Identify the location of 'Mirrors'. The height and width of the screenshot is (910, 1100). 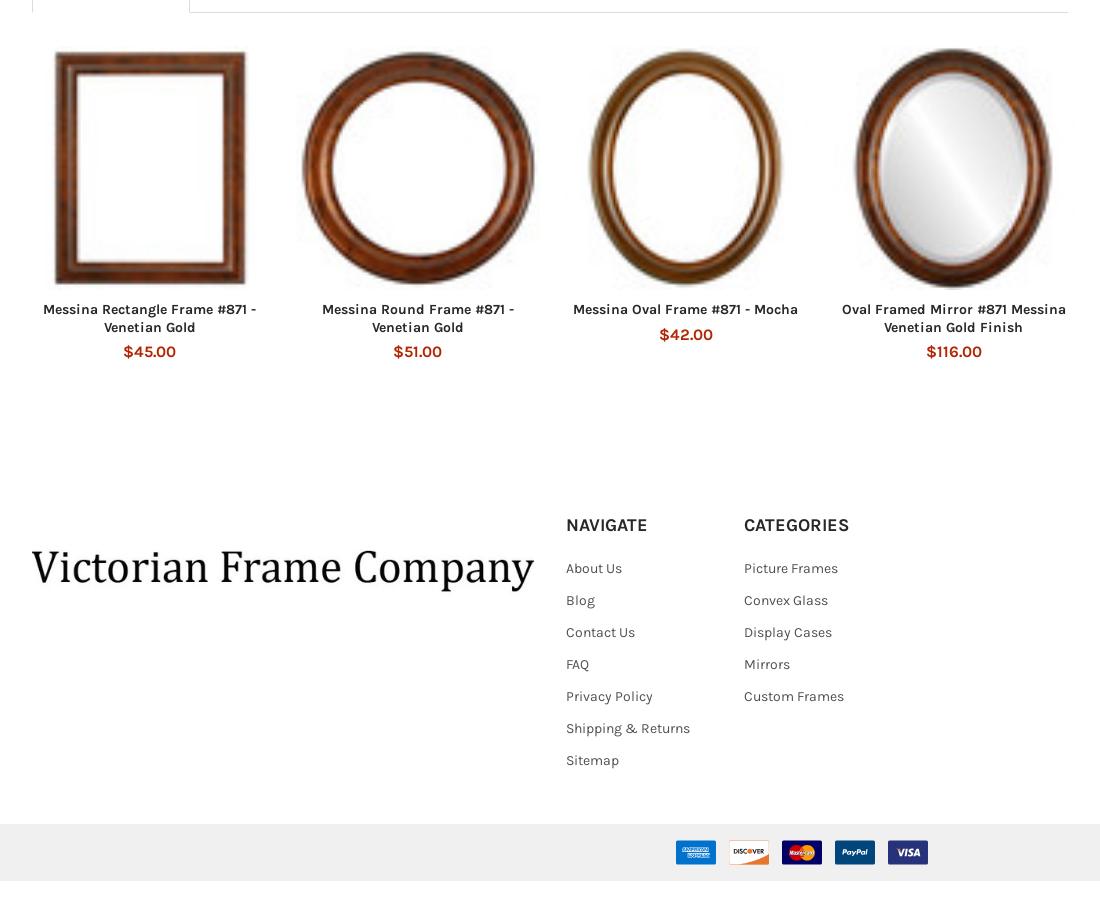
(767, 692).